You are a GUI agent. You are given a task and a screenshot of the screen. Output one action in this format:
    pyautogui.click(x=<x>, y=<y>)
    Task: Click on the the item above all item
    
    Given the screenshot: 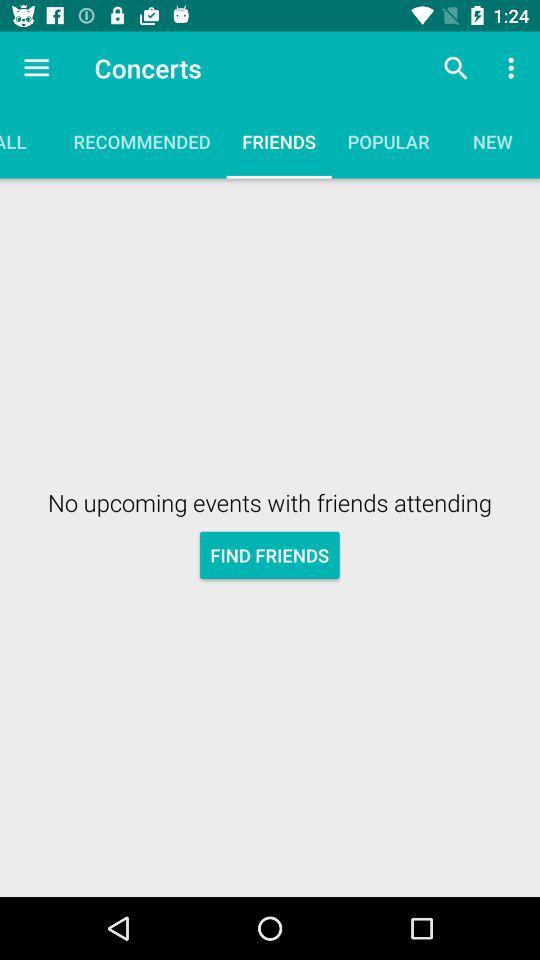 What is the action you would take?
    pyautogui.click(x=36, y=68)
    